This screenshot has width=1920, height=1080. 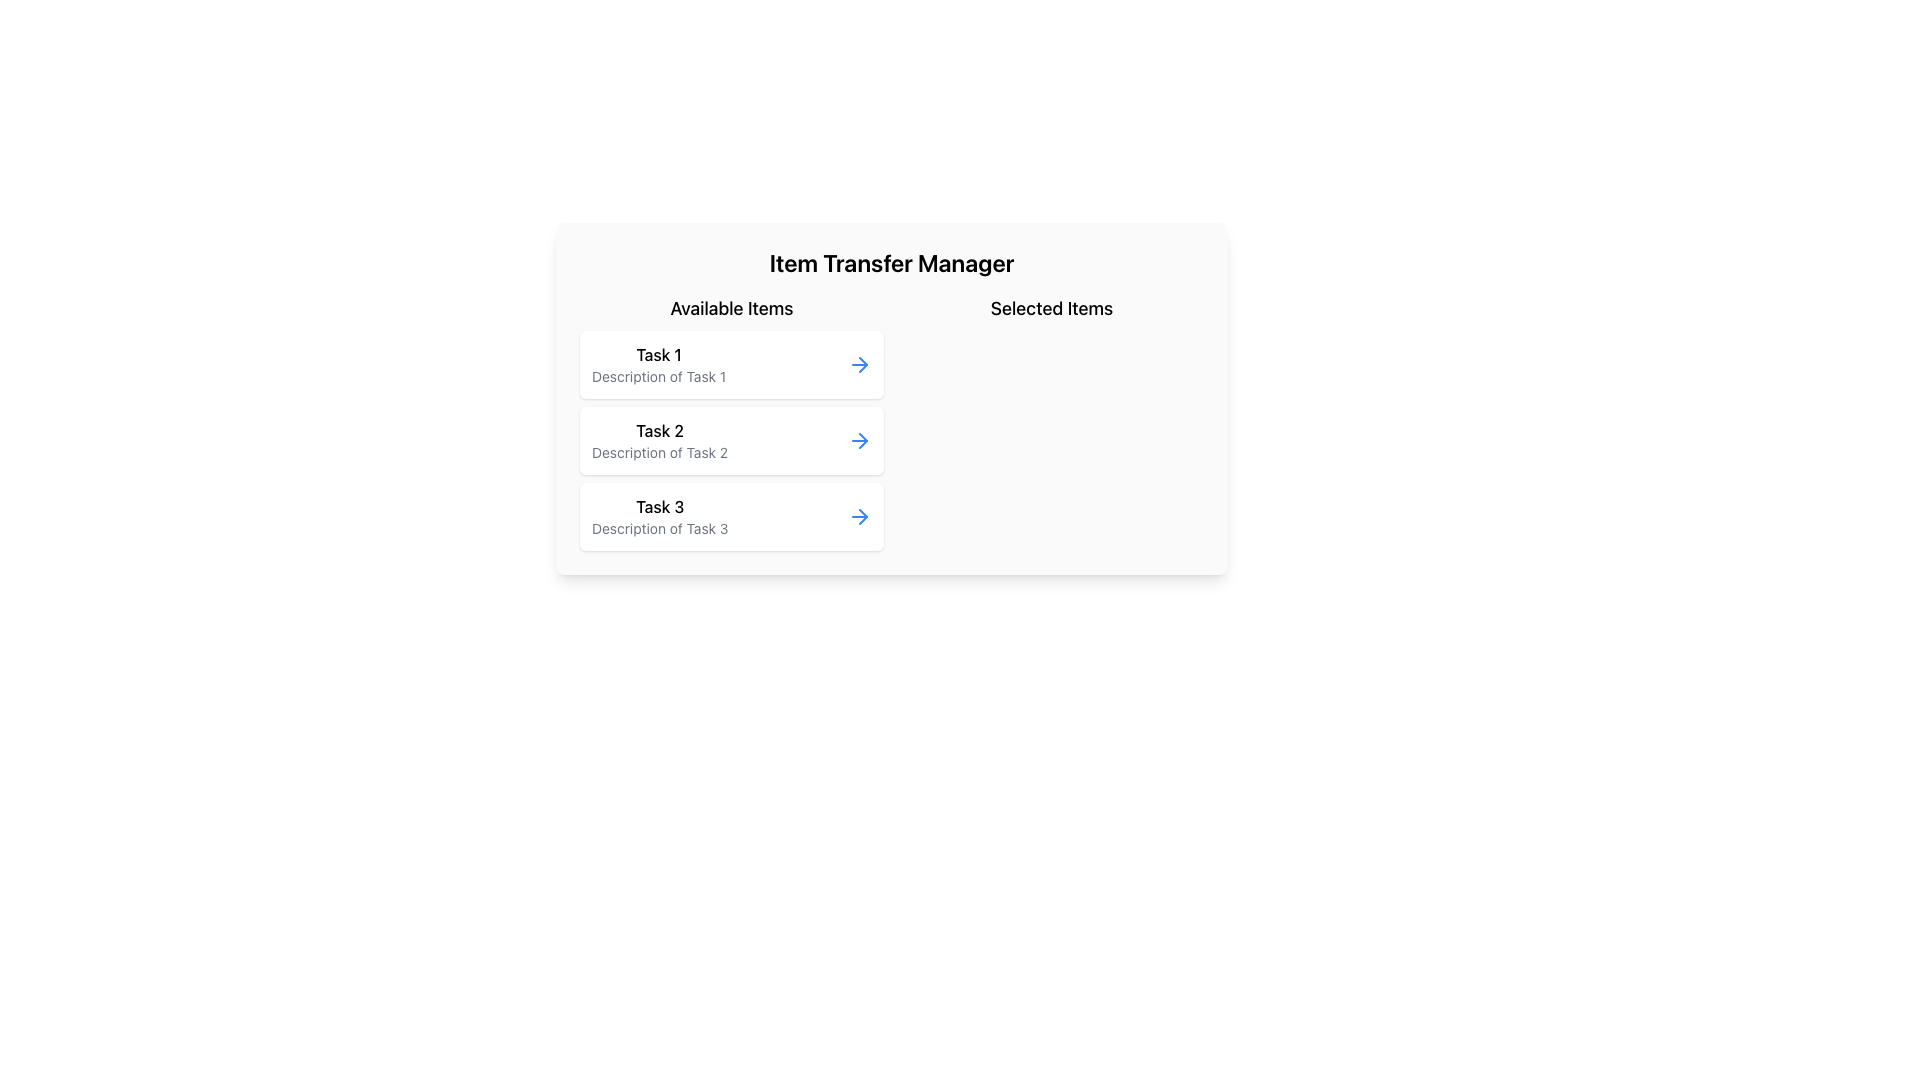 I want to click on text from the Text Label located below the 'Task 3' label, which provides additional information corresponding to 'Task 3.', so click(x=660, y=527).